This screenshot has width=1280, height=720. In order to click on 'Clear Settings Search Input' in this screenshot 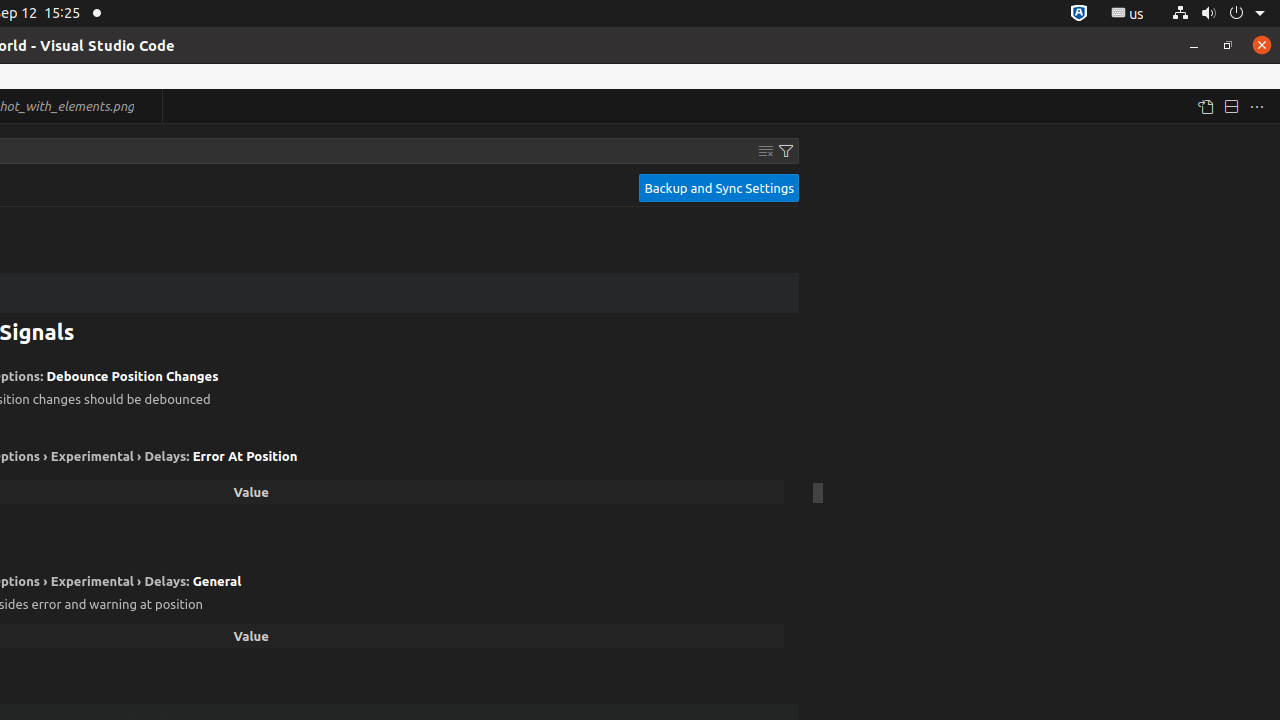, I will do `click(764, 149)`.